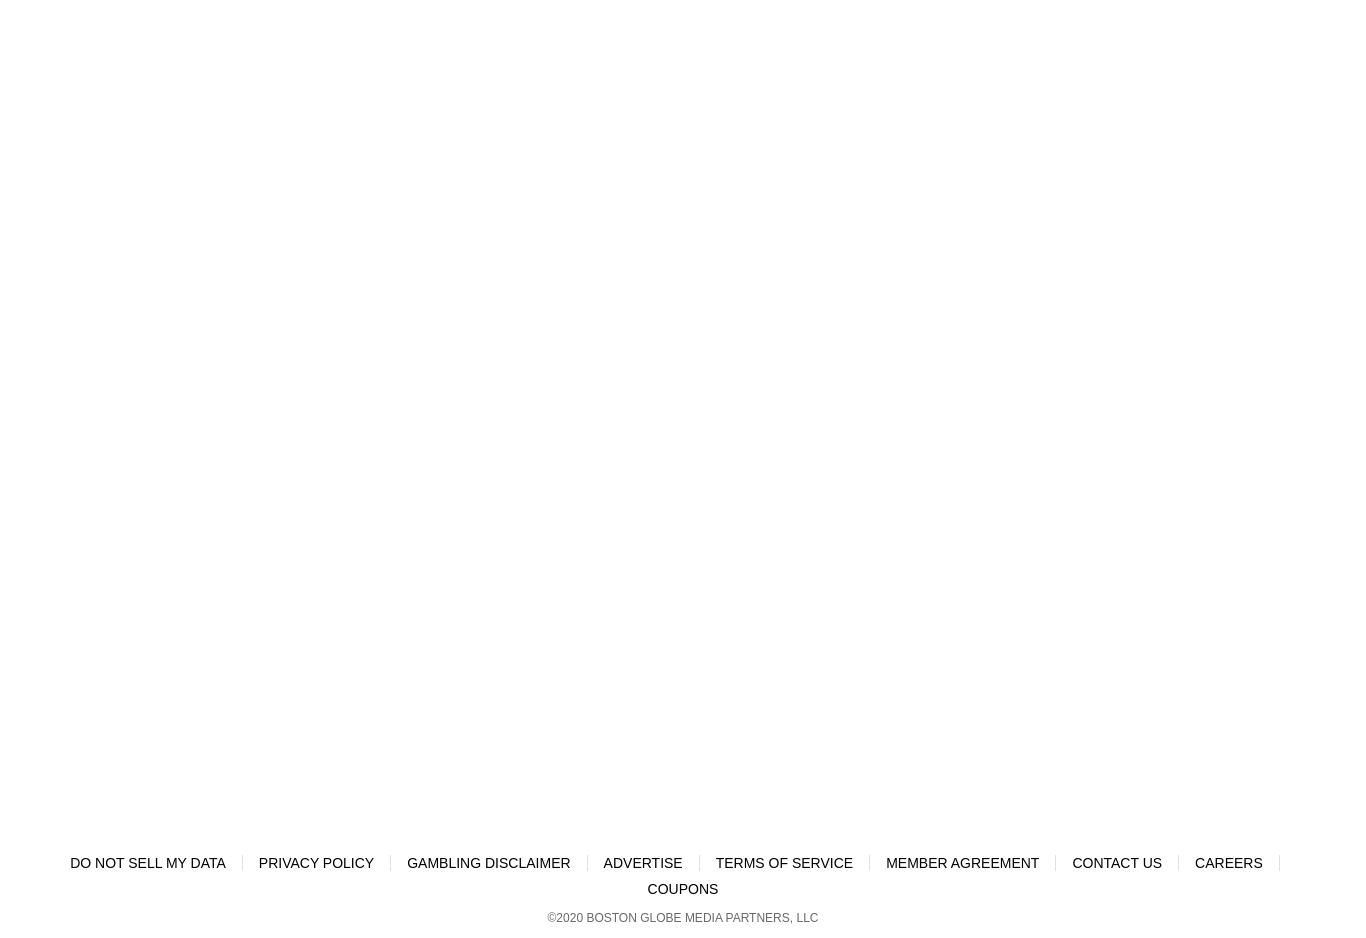 The height and width of the screenshot is (938, 1366). What do you see at coordinates (645, 889) in the screenshot?
I see `'Coupons'` at bounding box center [645, 889].